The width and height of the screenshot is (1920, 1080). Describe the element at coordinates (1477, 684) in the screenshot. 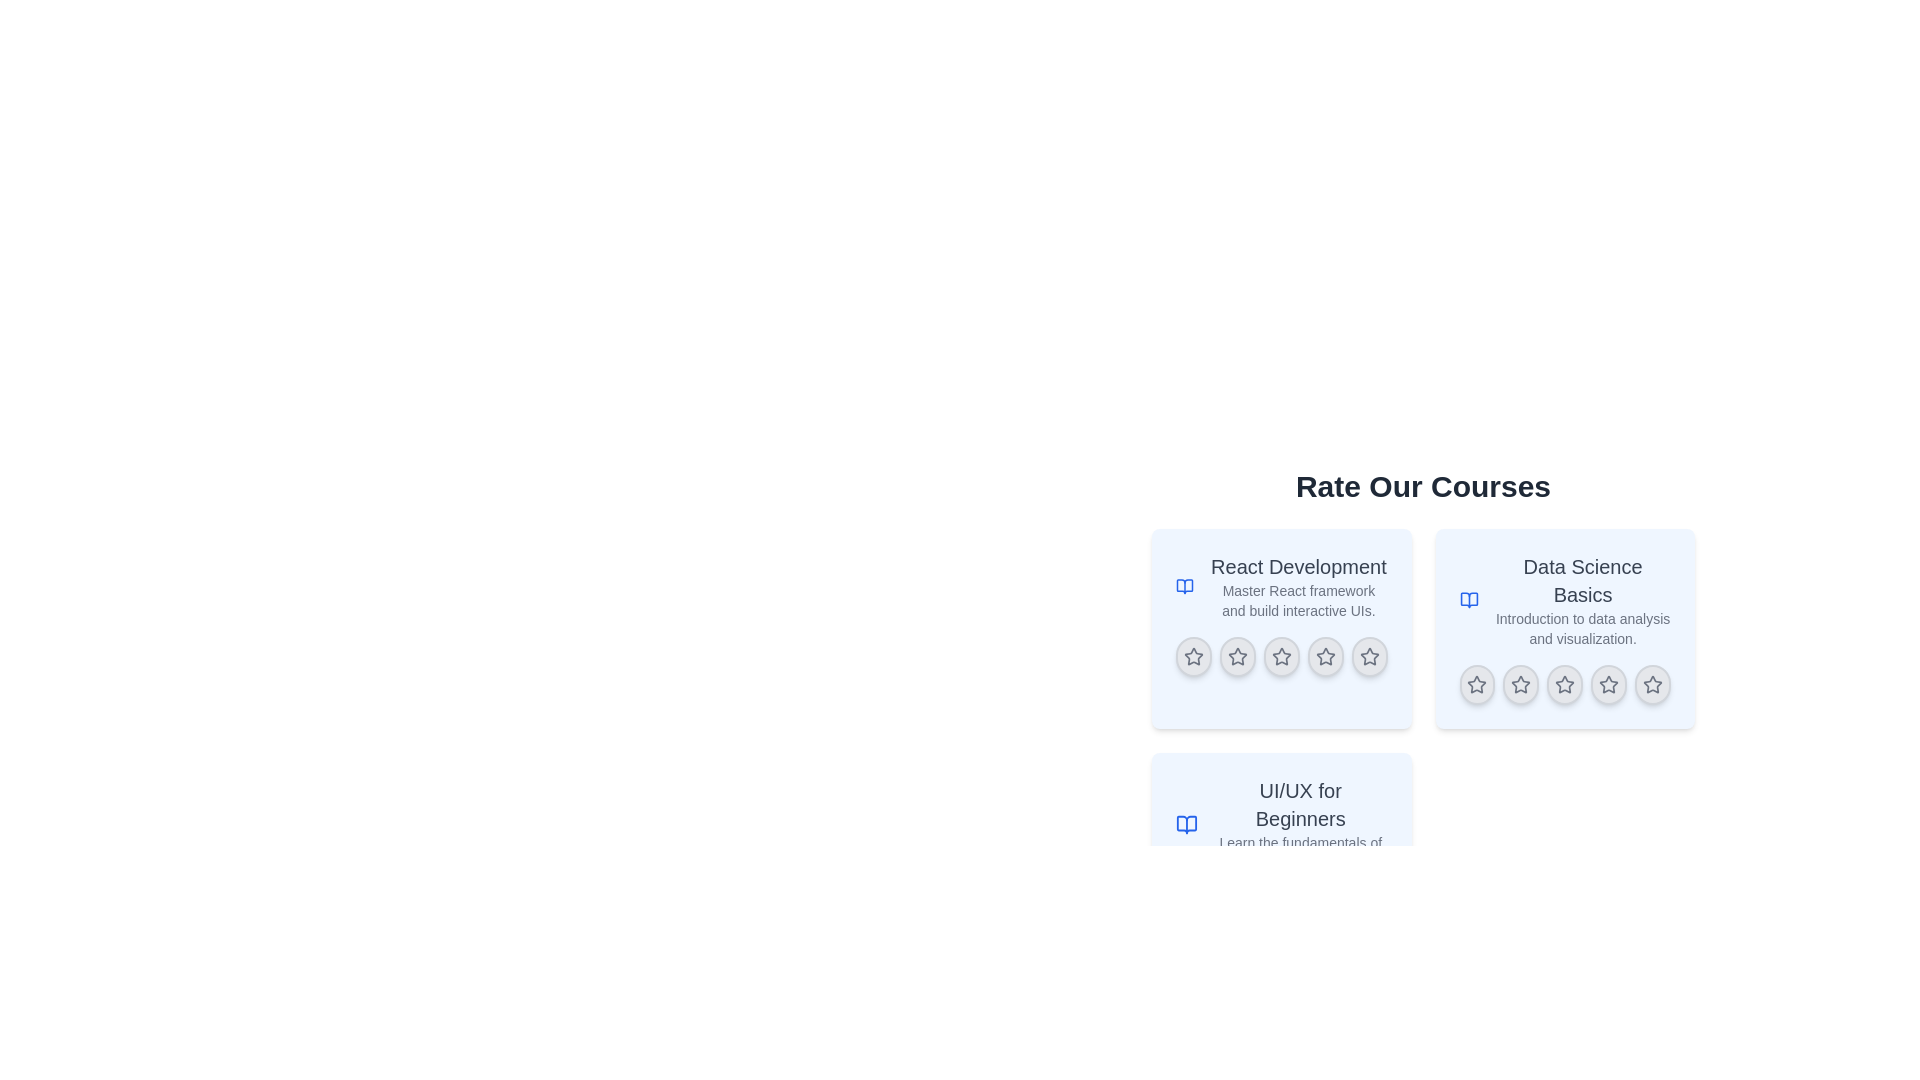

I see `the Star button for rating located in the second column, second row of the rating system to indicate a positive rating for 'Data Science Basics'` at that location.